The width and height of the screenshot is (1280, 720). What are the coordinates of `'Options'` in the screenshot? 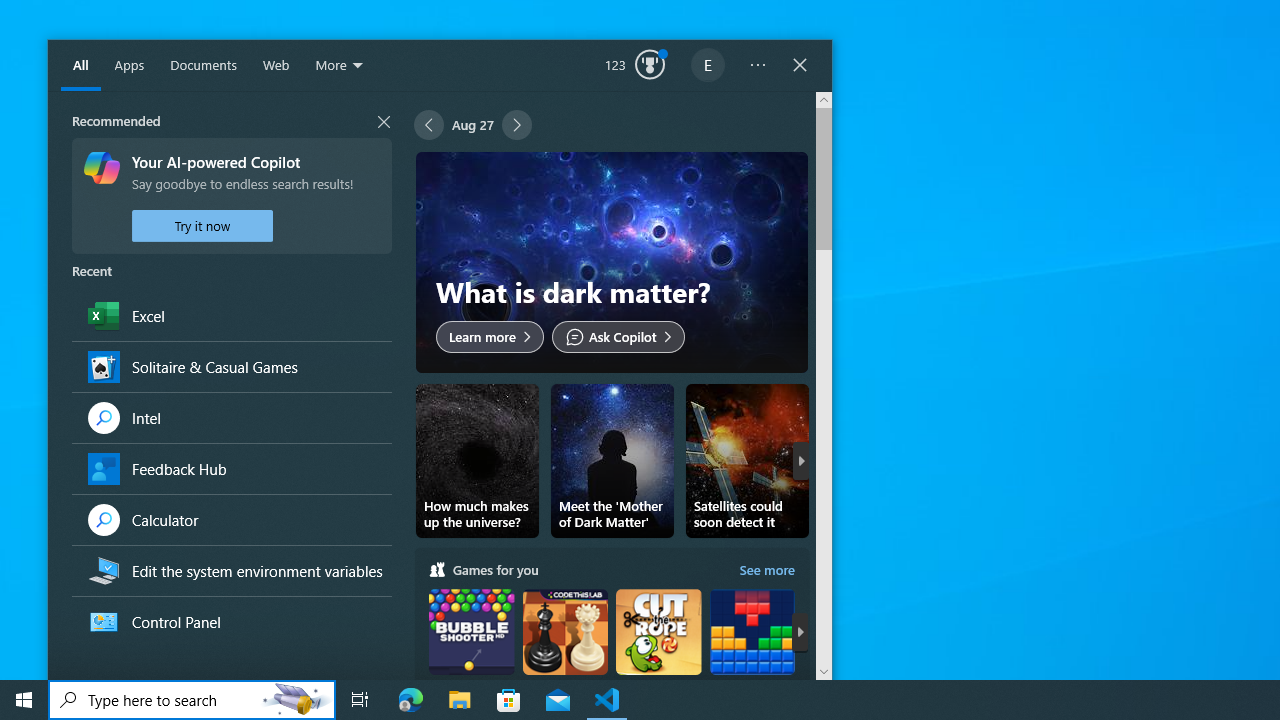 It's located at (757, 65).